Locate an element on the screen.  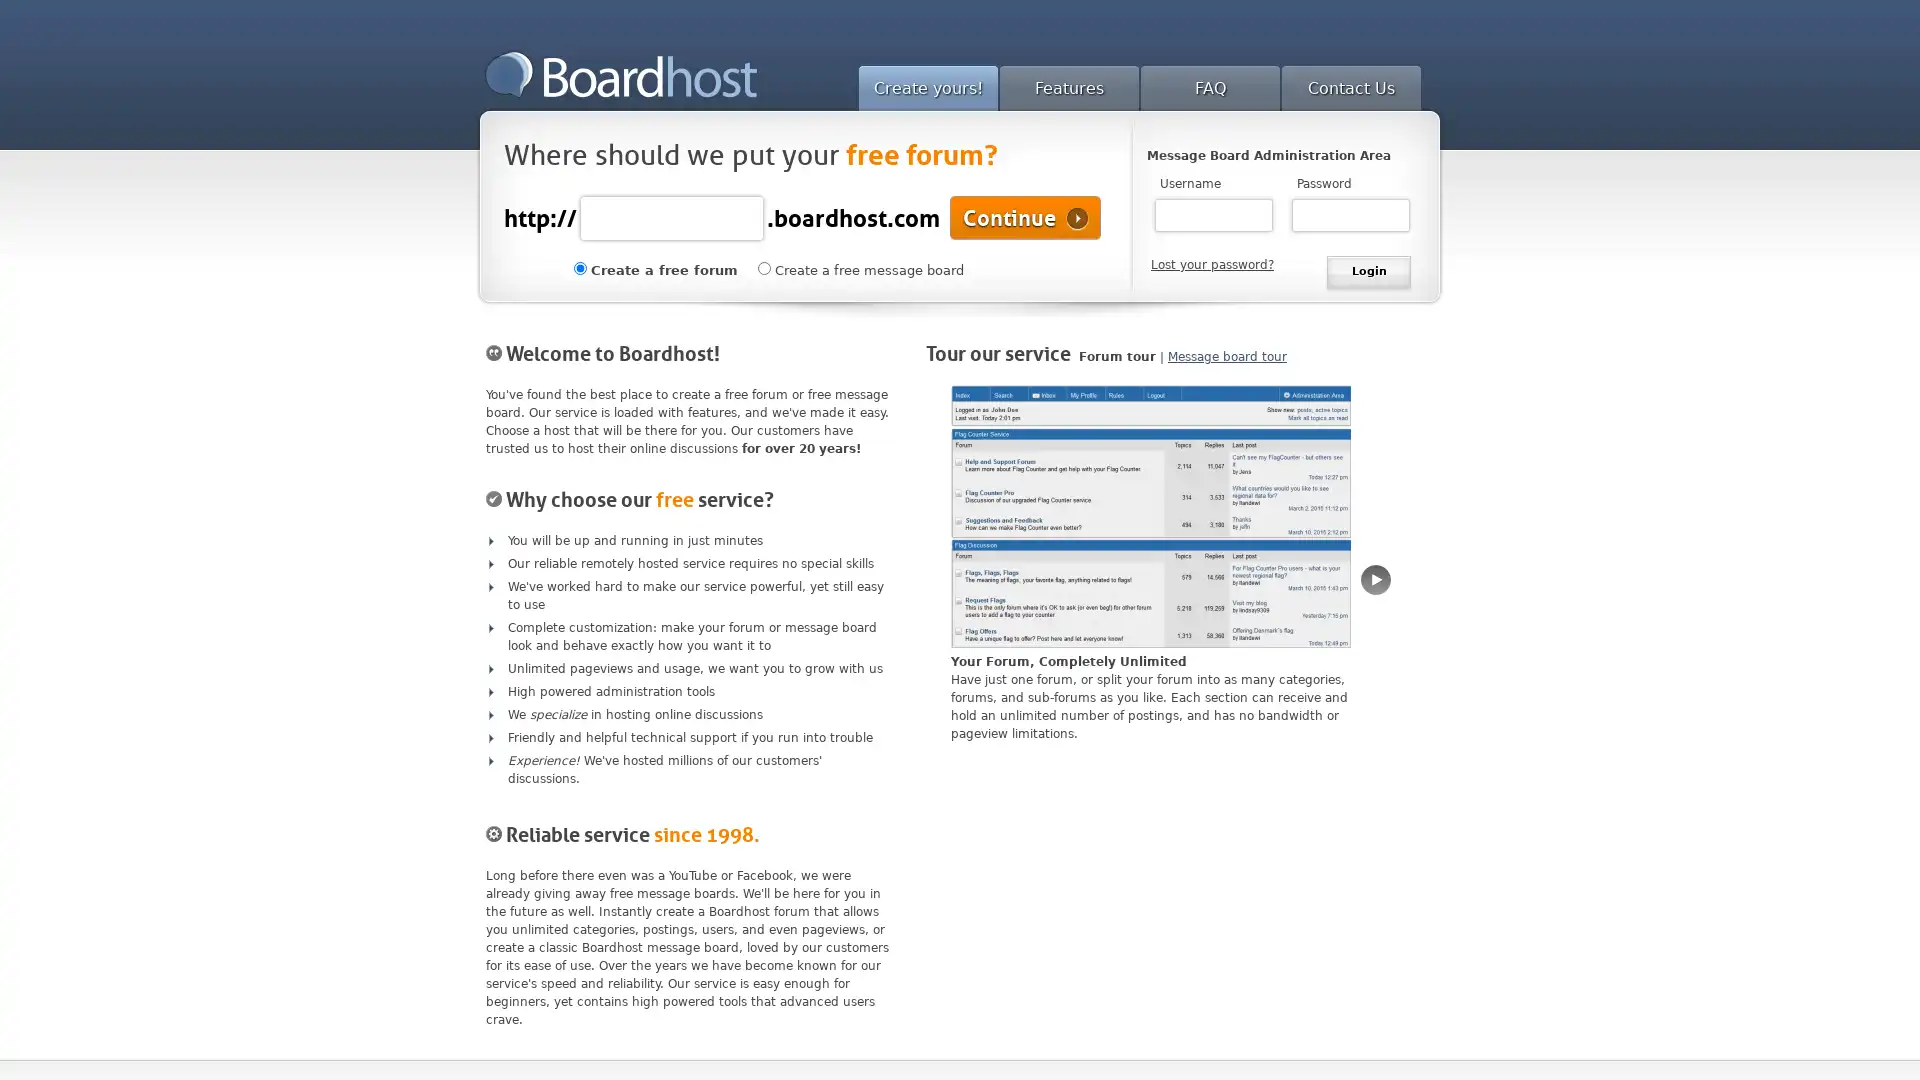
Login is located at coordinates (1367, 273).